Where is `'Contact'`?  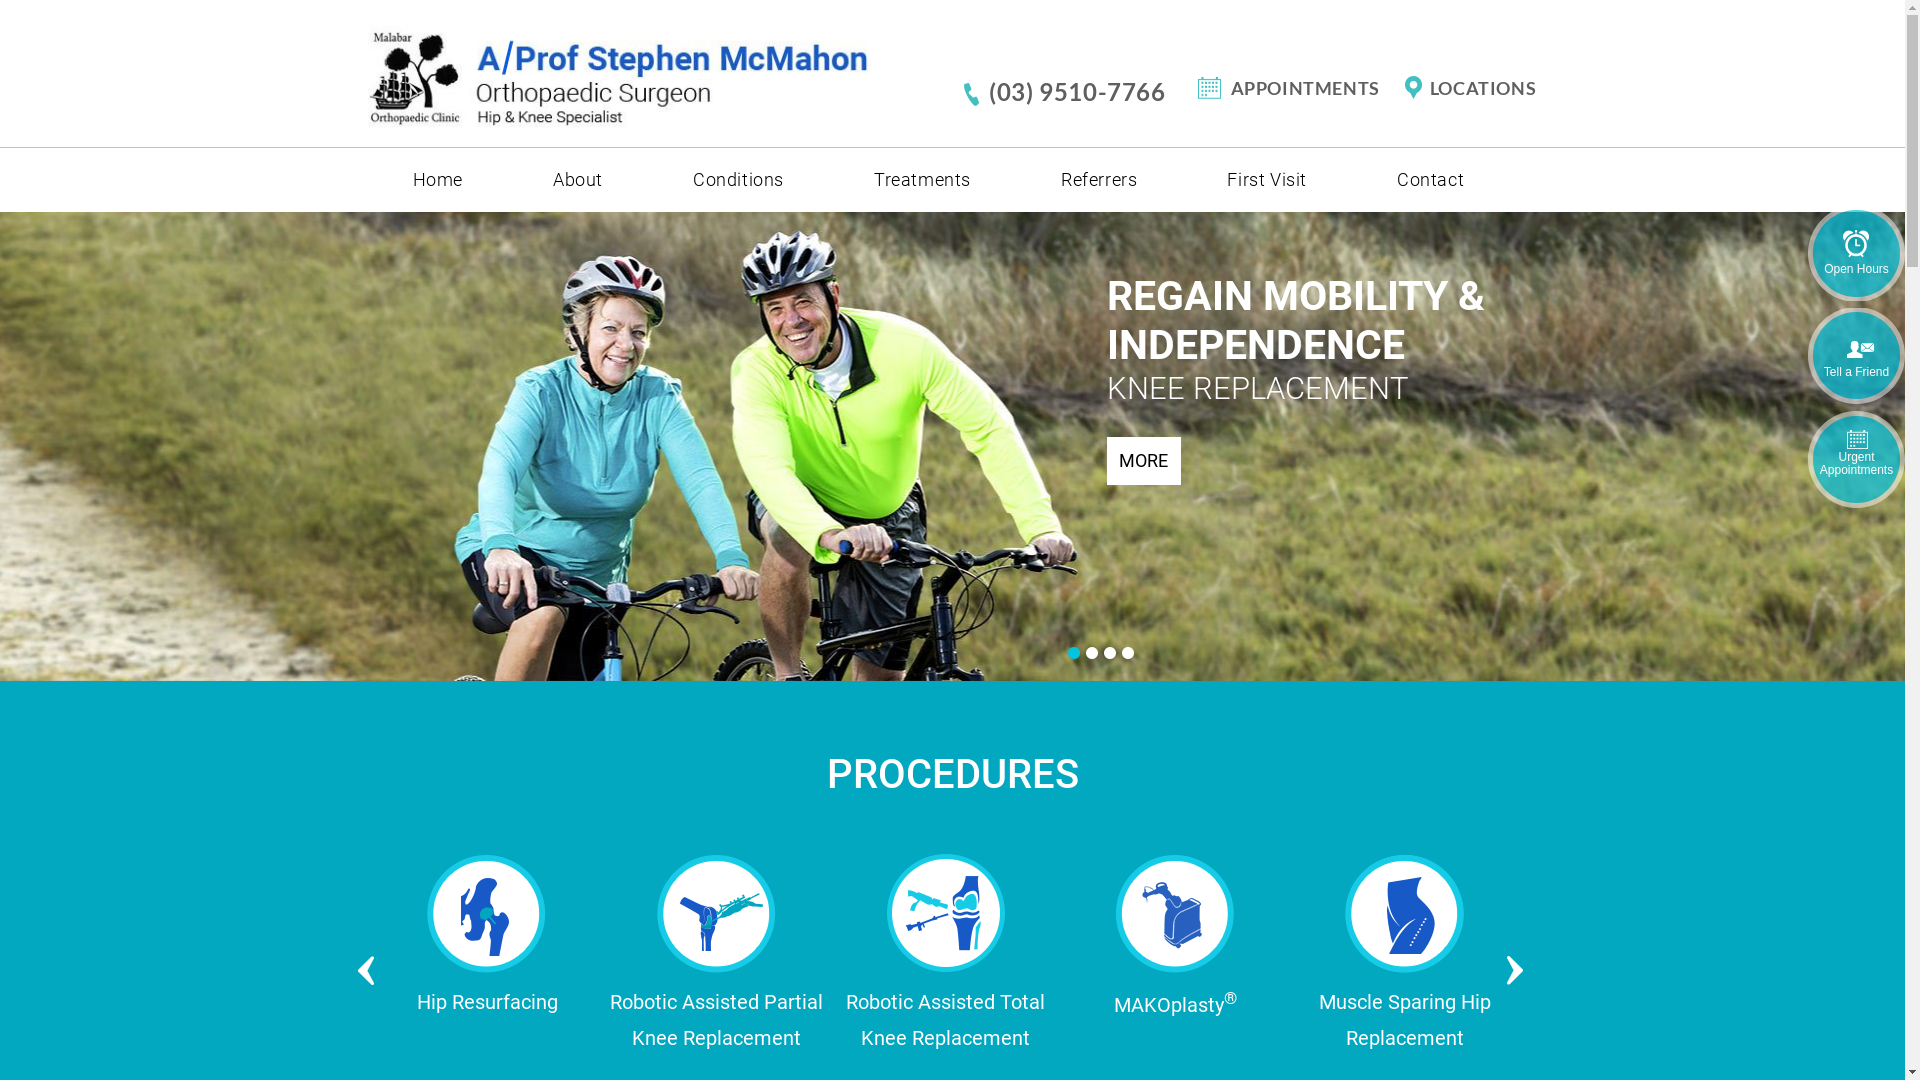
'Contact' is located at coordinates (1429, 180).